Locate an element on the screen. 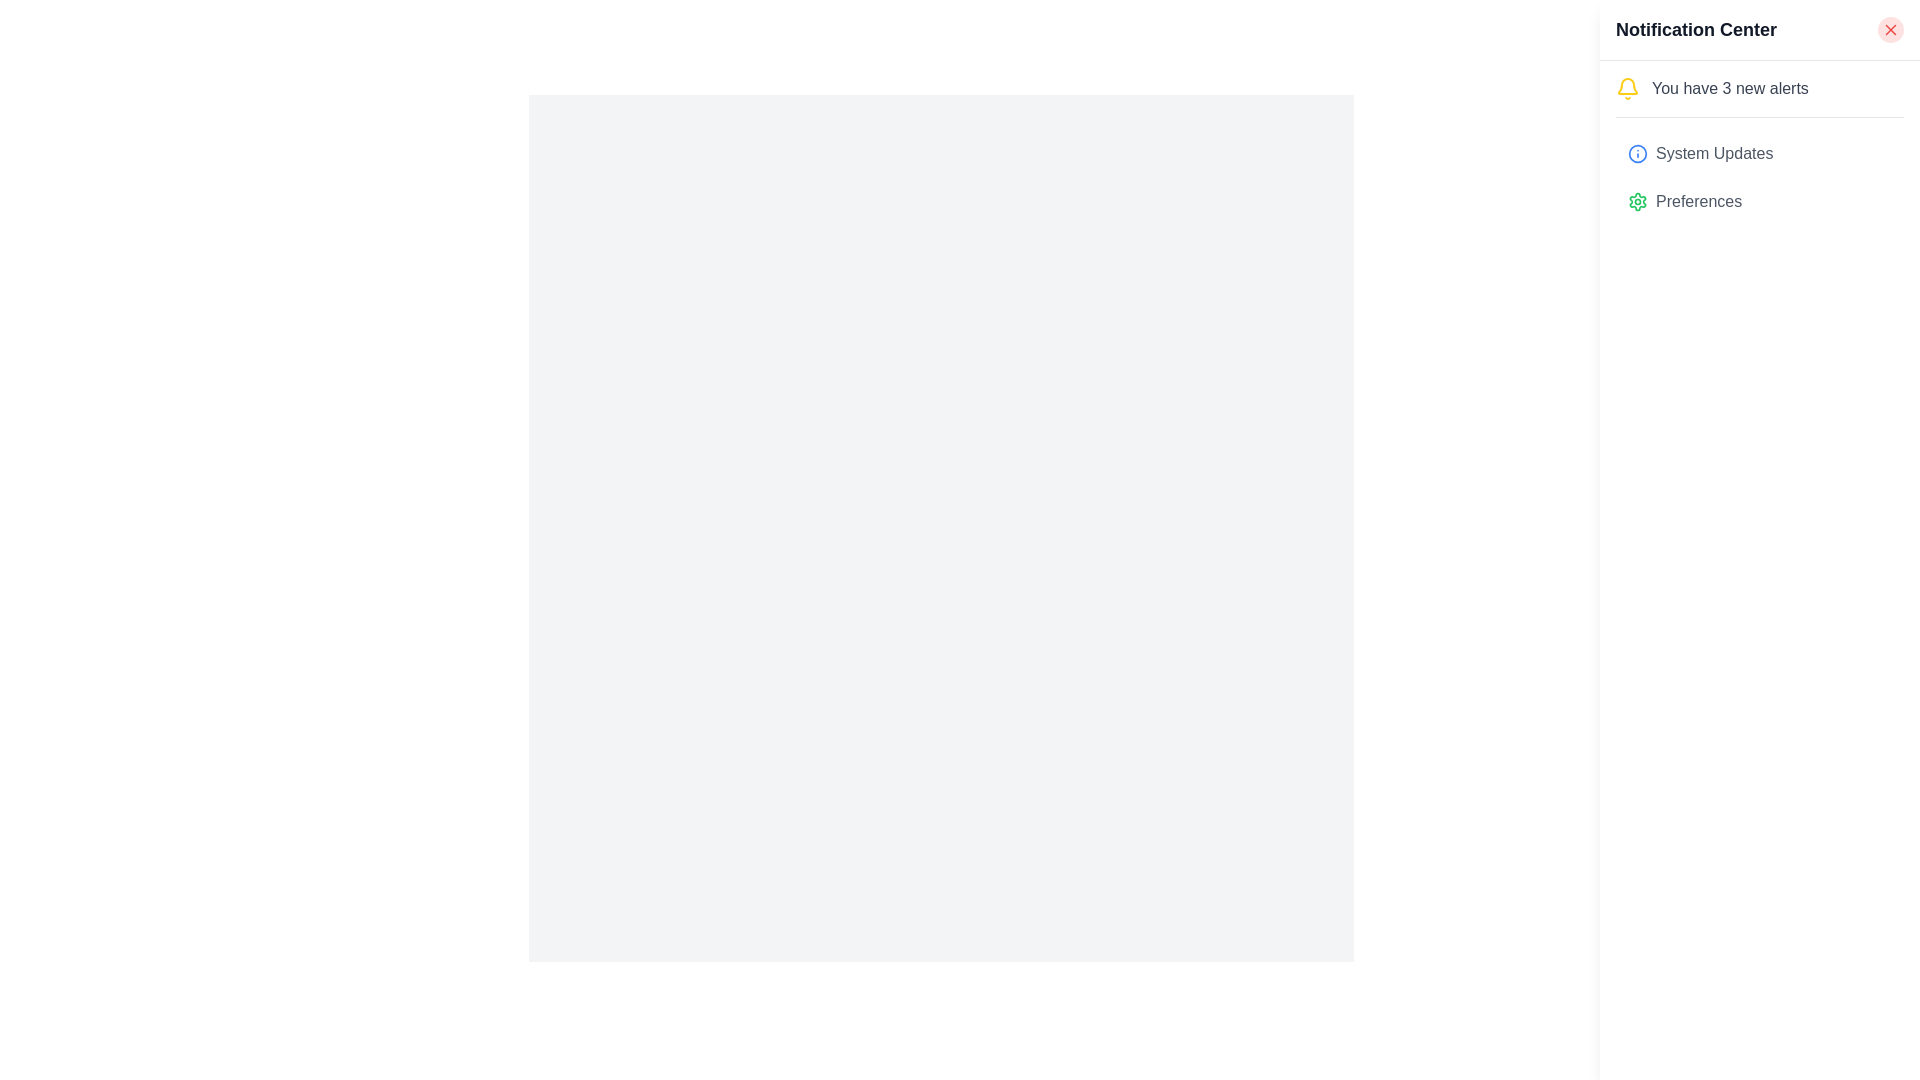  the static text indicating the number of new alerts, which is centrally positioned in the 'Notification Center' next to a yellow bell icon is located at coordinates (1729, 87).